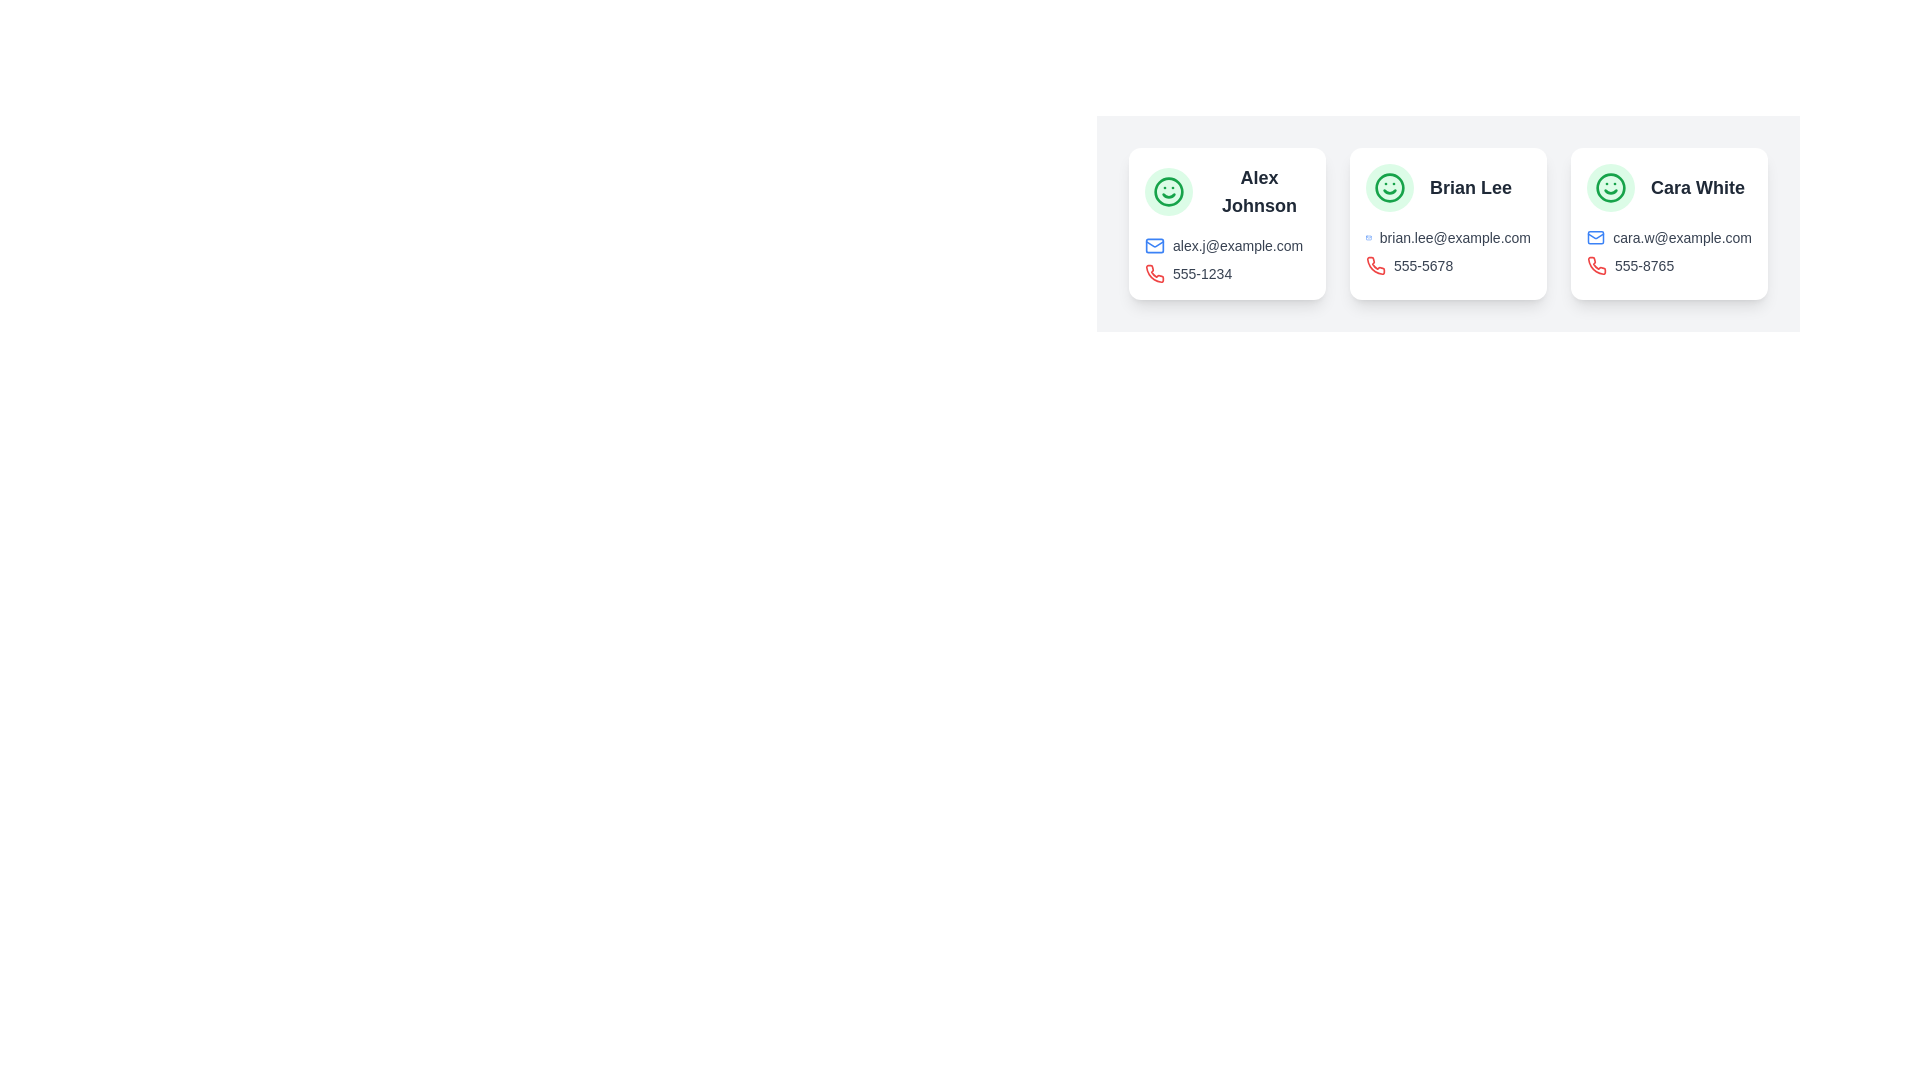  What do you see at coordinates (1155, 273) in the screenshot?
I see `the phone icon representing the call action for the phone number '555-1234' associated with the contact 'Alex Johnson.'` at bounding box center [1155, 273].